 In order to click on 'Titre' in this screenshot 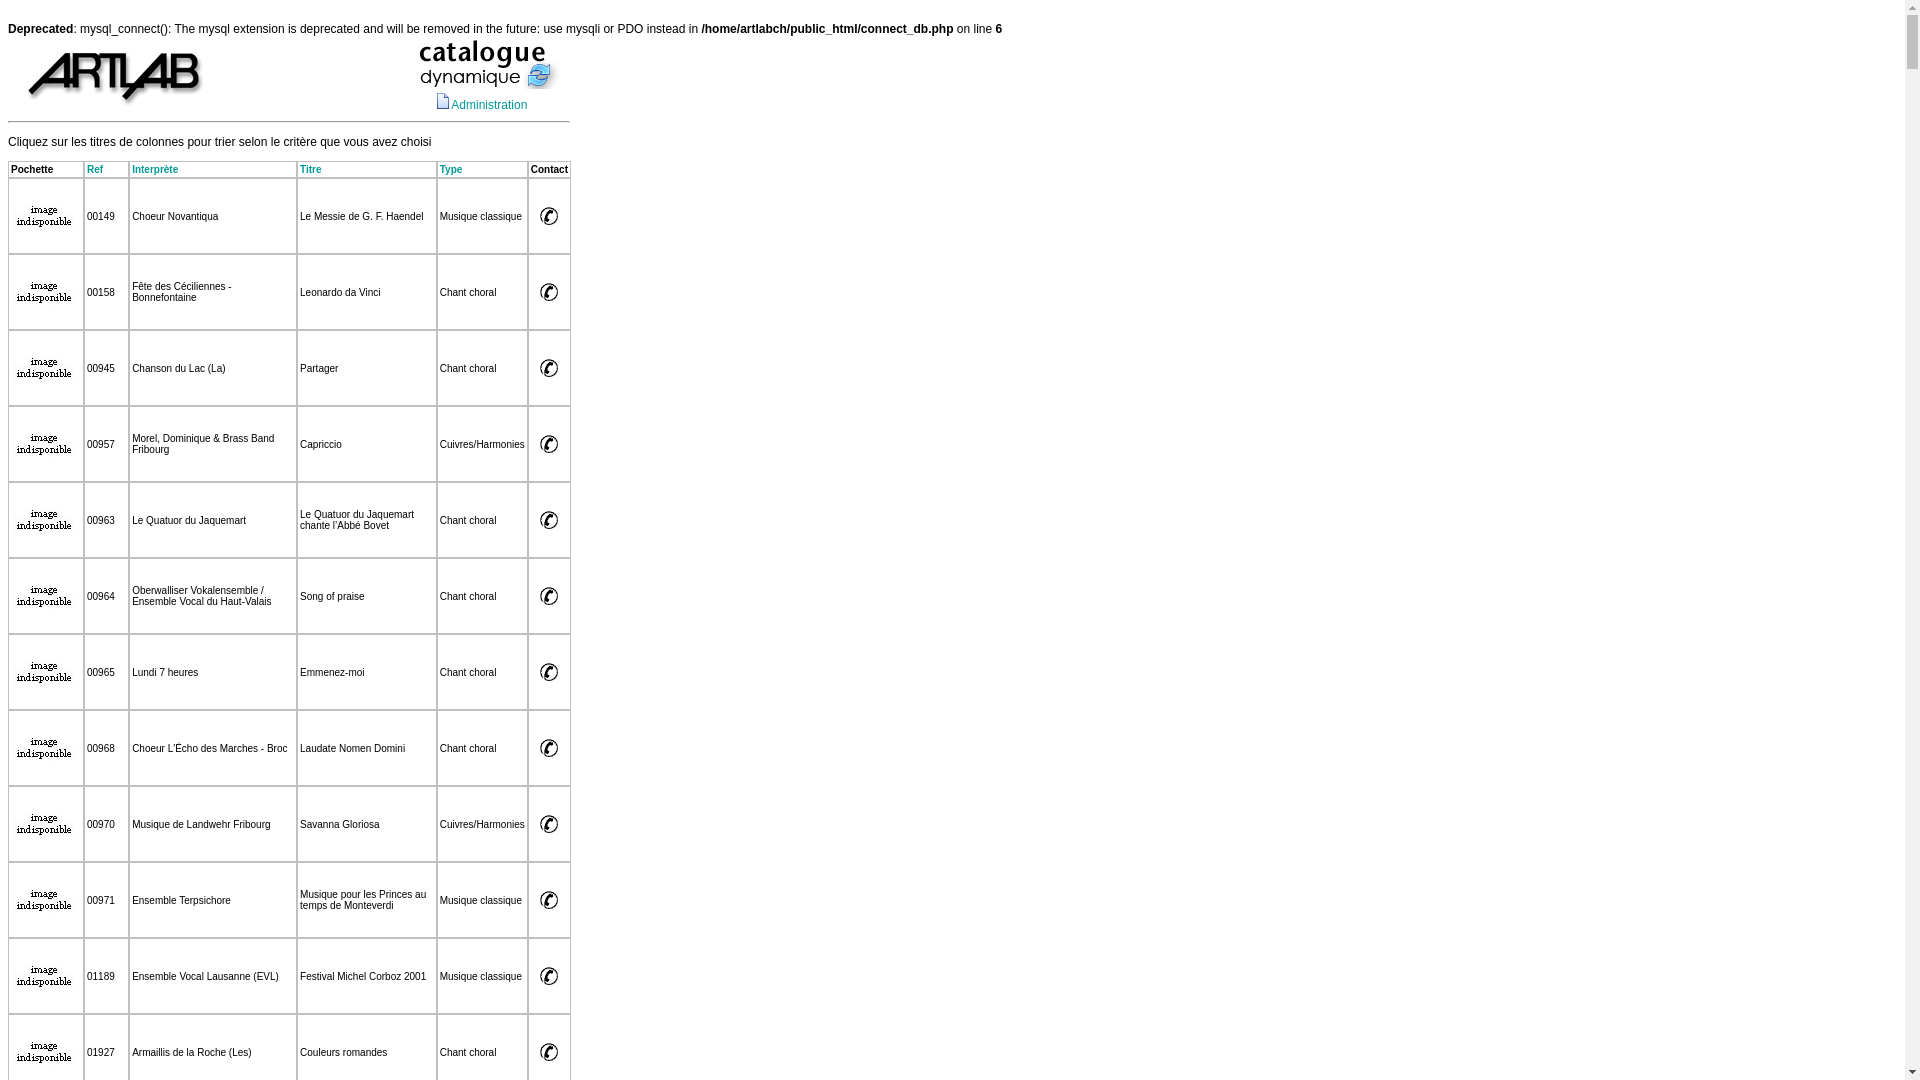, I will do `click(310, 168)`.